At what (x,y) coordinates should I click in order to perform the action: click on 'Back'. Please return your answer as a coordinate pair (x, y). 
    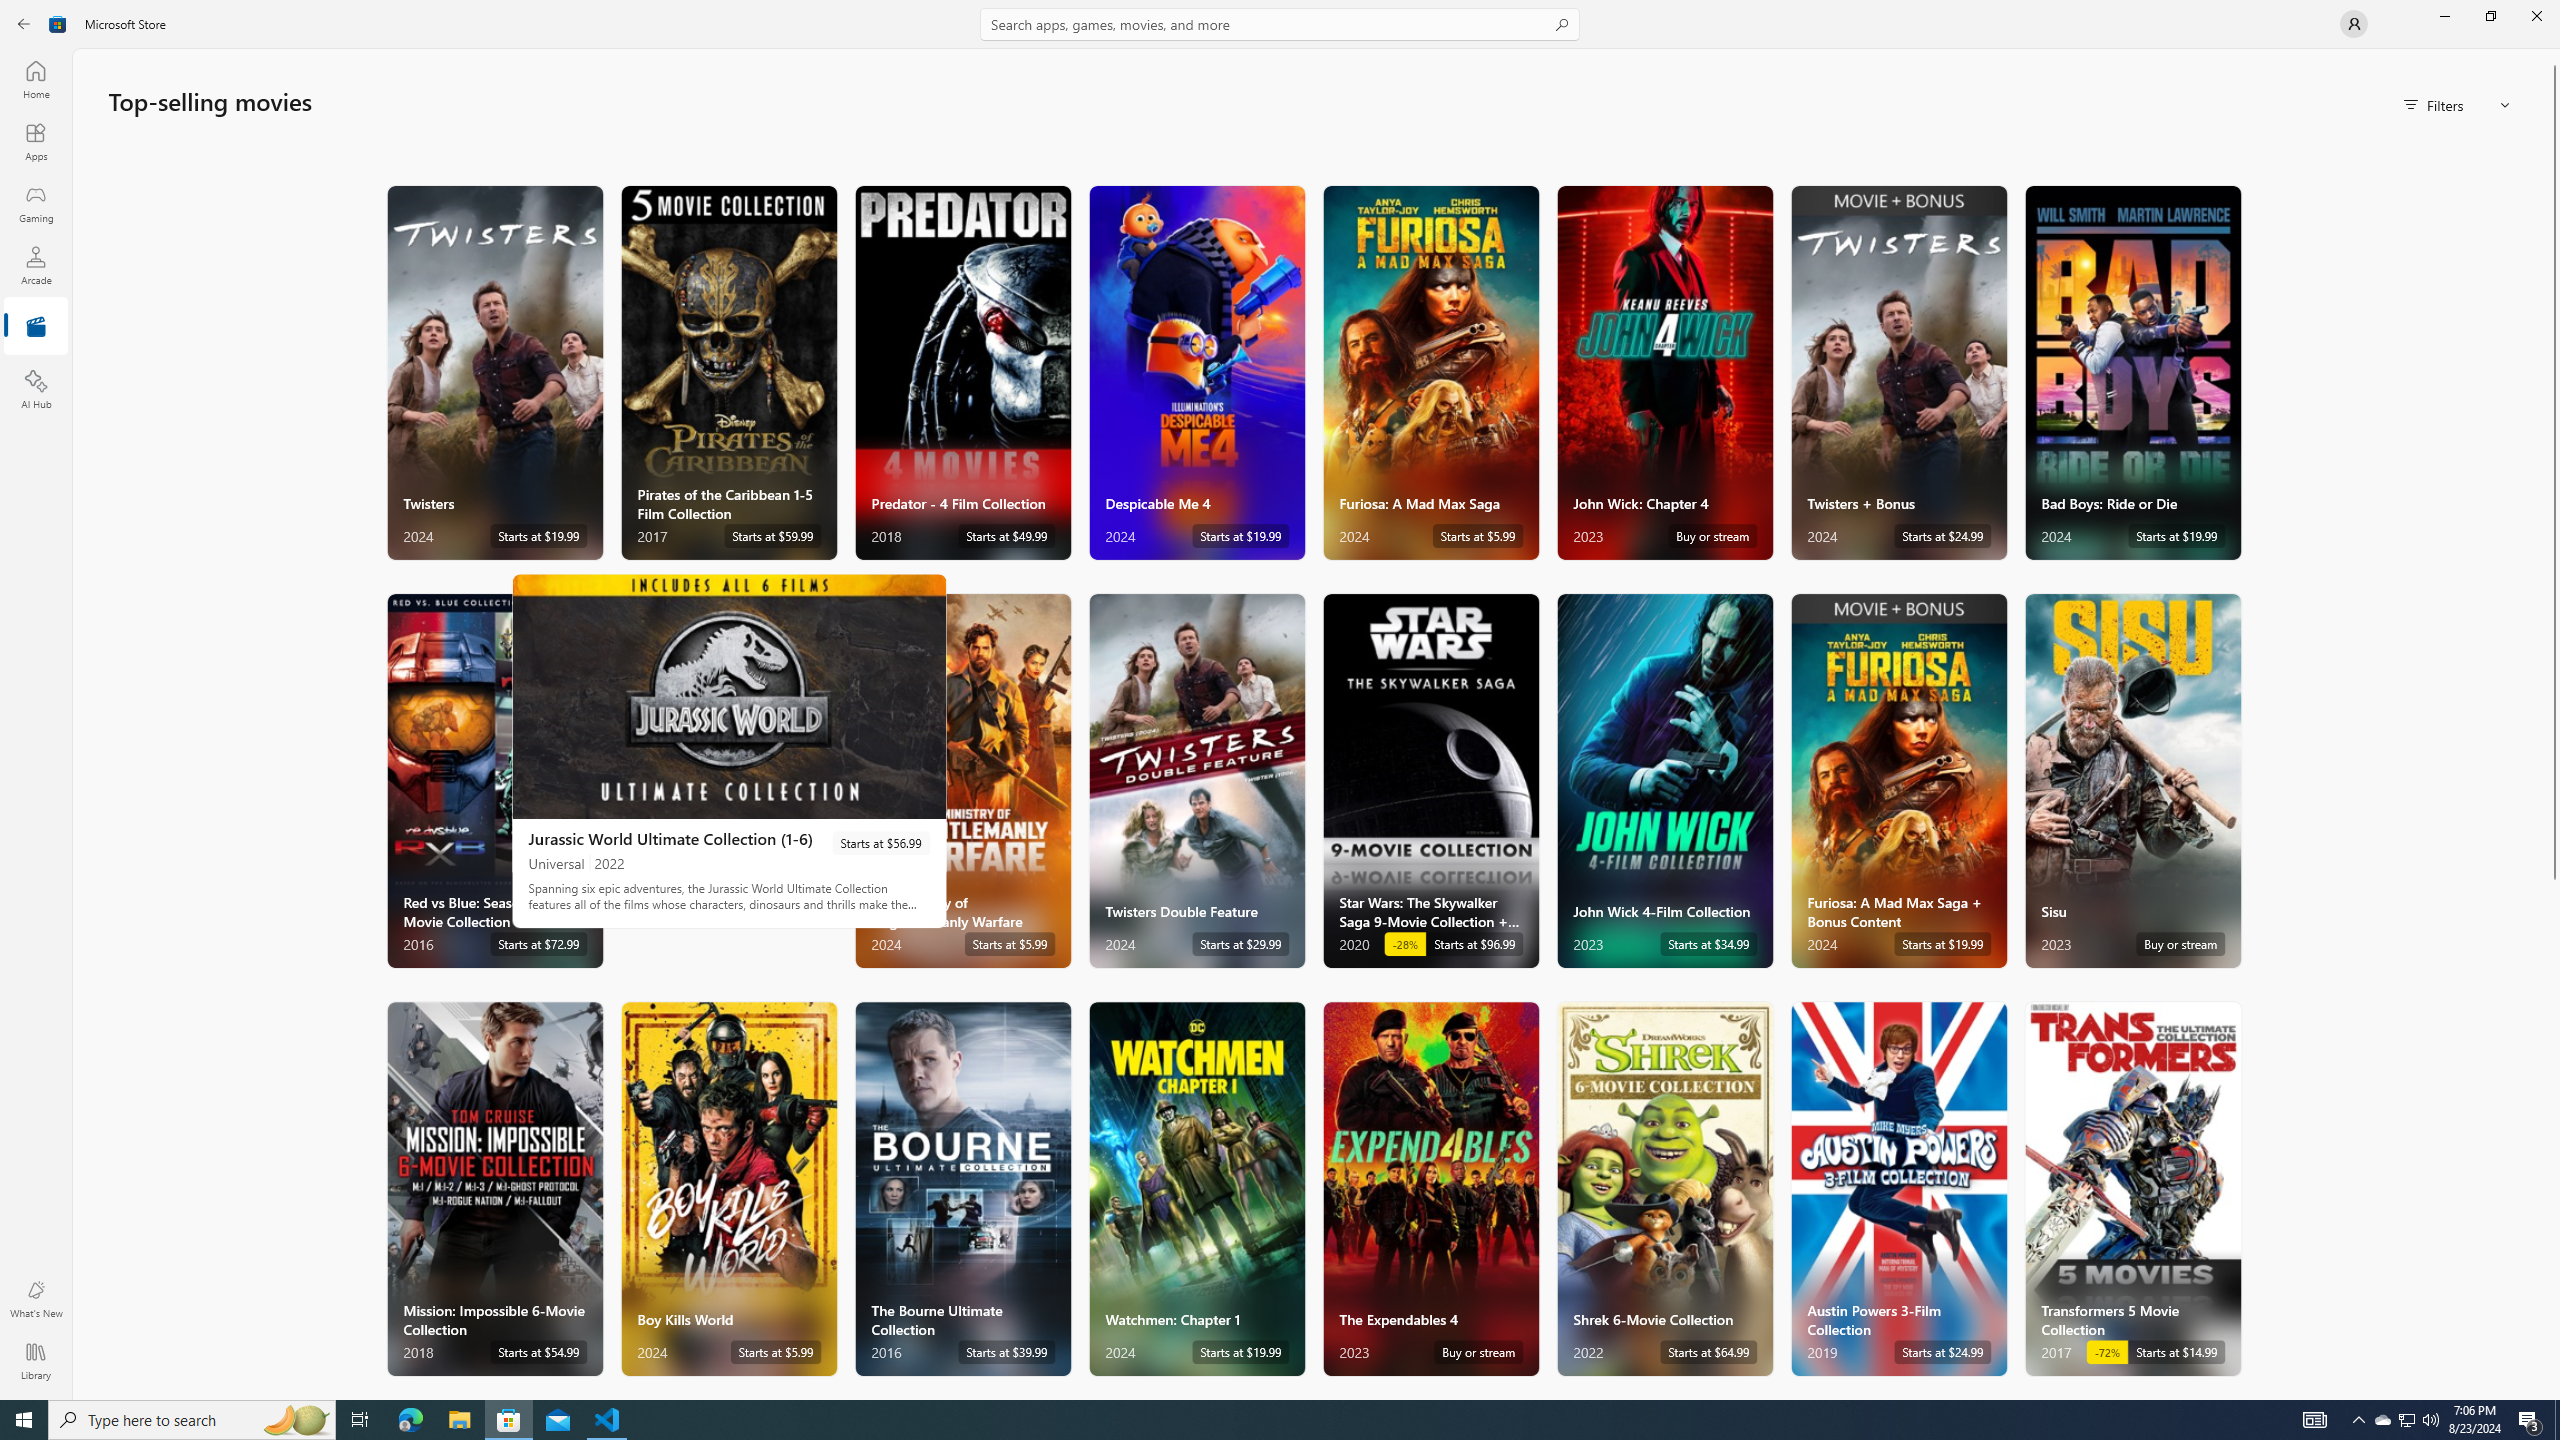
    Looking at the image, I should click on (24, 22).